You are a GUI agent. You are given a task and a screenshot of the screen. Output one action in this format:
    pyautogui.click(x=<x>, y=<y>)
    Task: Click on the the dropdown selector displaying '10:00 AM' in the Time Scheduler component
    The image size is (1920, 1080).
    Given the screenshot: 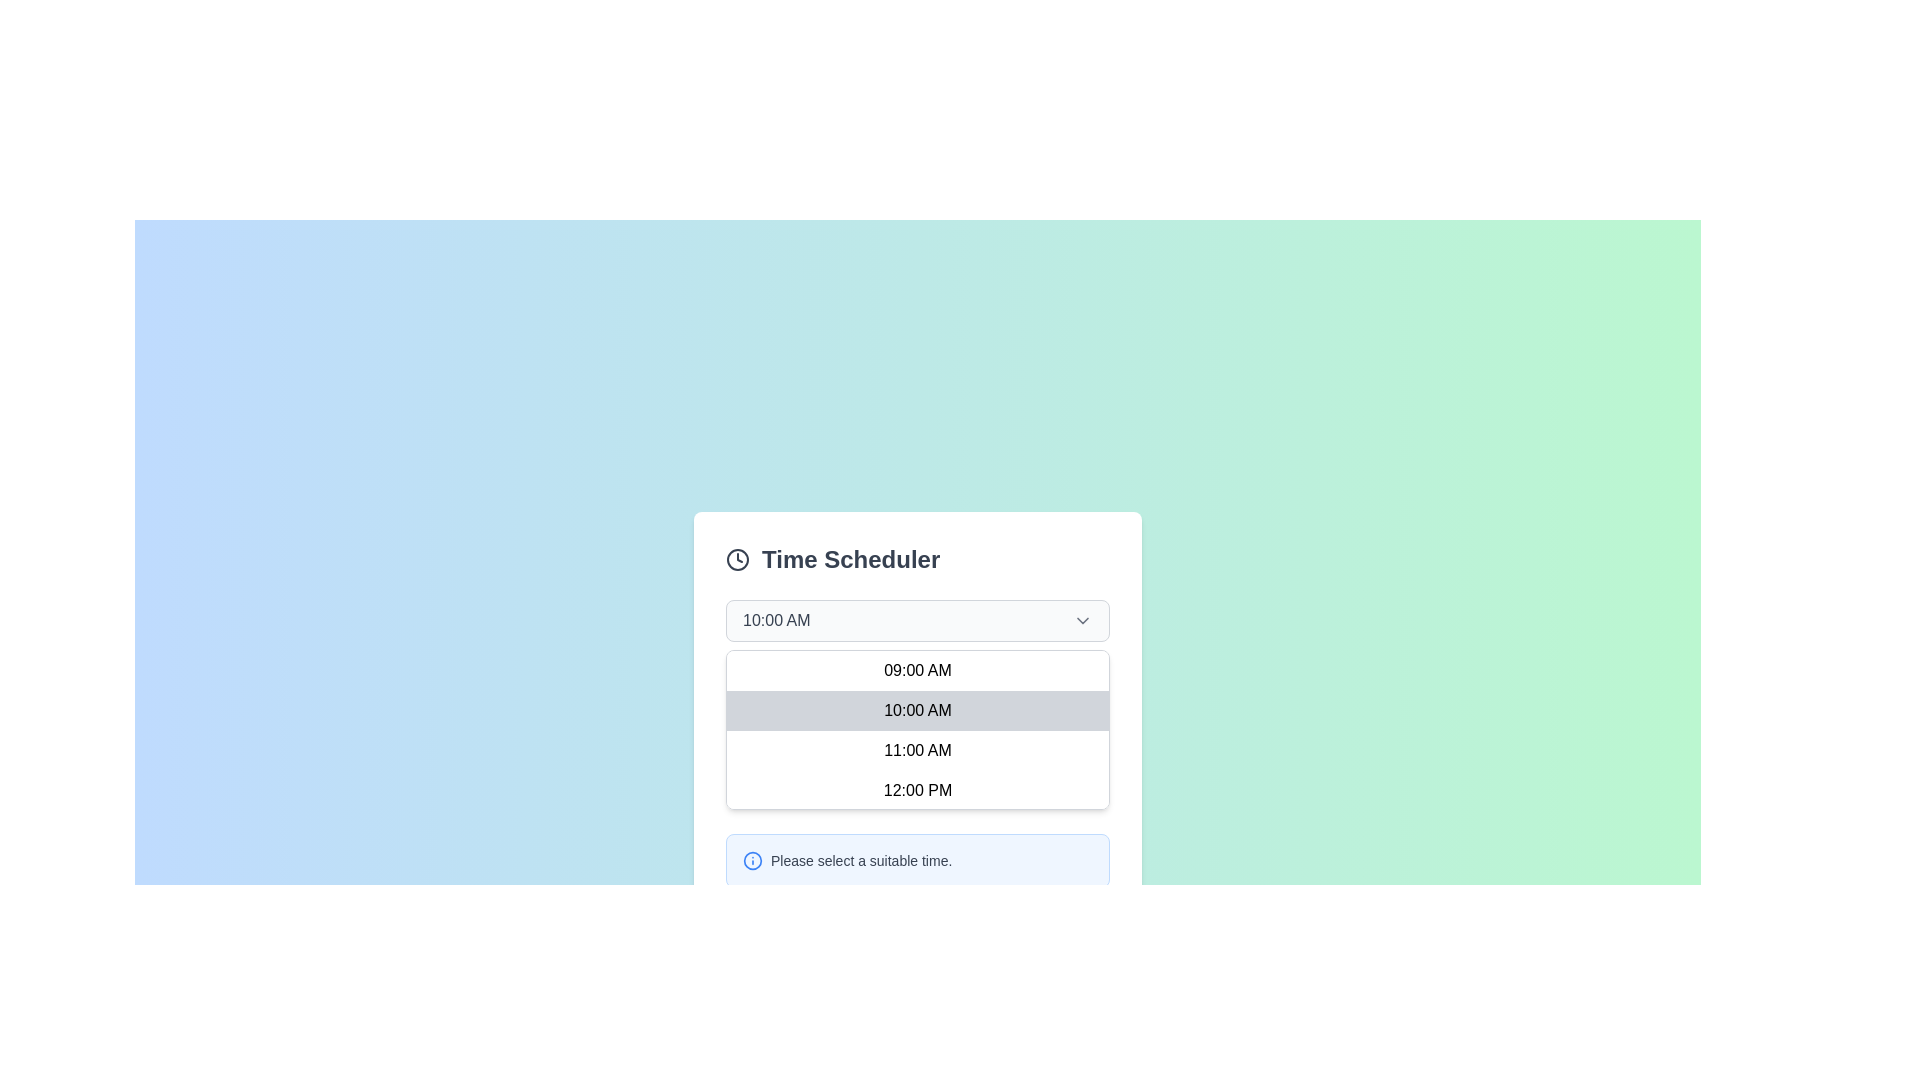 What is the action you would take?
    pyautogui.click(x=916, y=620)
    